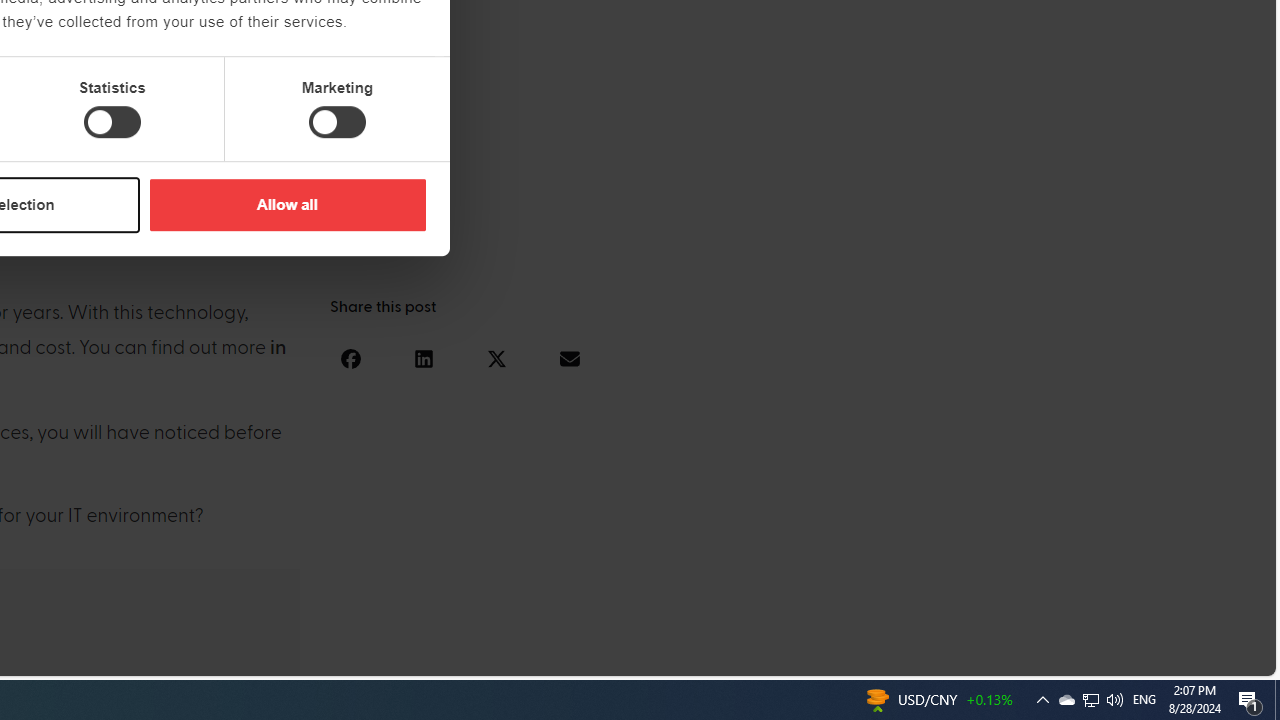  Describe the element at coordinates (286, 204) in the screenshot. I see `'Allow all'` at that location.